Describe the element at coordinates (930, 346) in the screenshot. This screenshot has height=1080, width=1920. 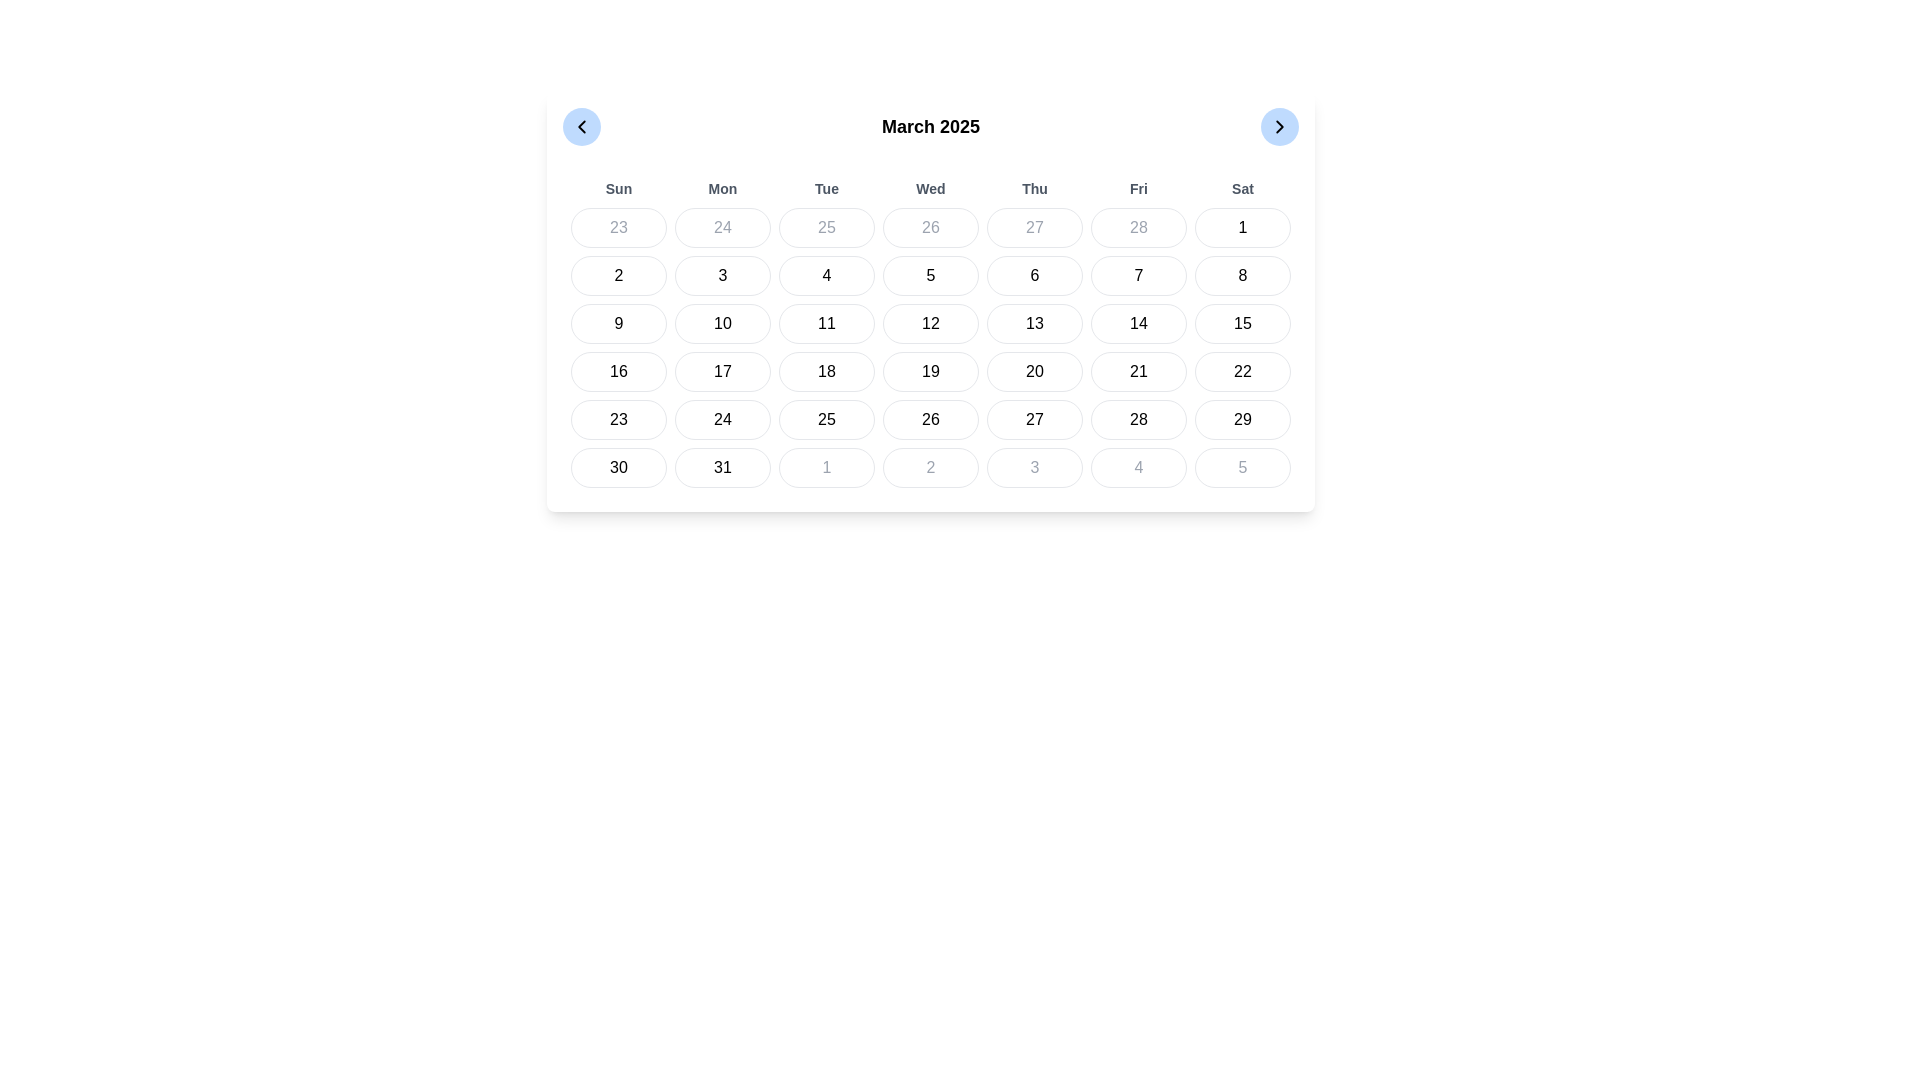
I see `the Date Cell displaying '19' in the calendar grid, which is located in the fifth element of the fourth row under the 'Wednesday' column` at that location.